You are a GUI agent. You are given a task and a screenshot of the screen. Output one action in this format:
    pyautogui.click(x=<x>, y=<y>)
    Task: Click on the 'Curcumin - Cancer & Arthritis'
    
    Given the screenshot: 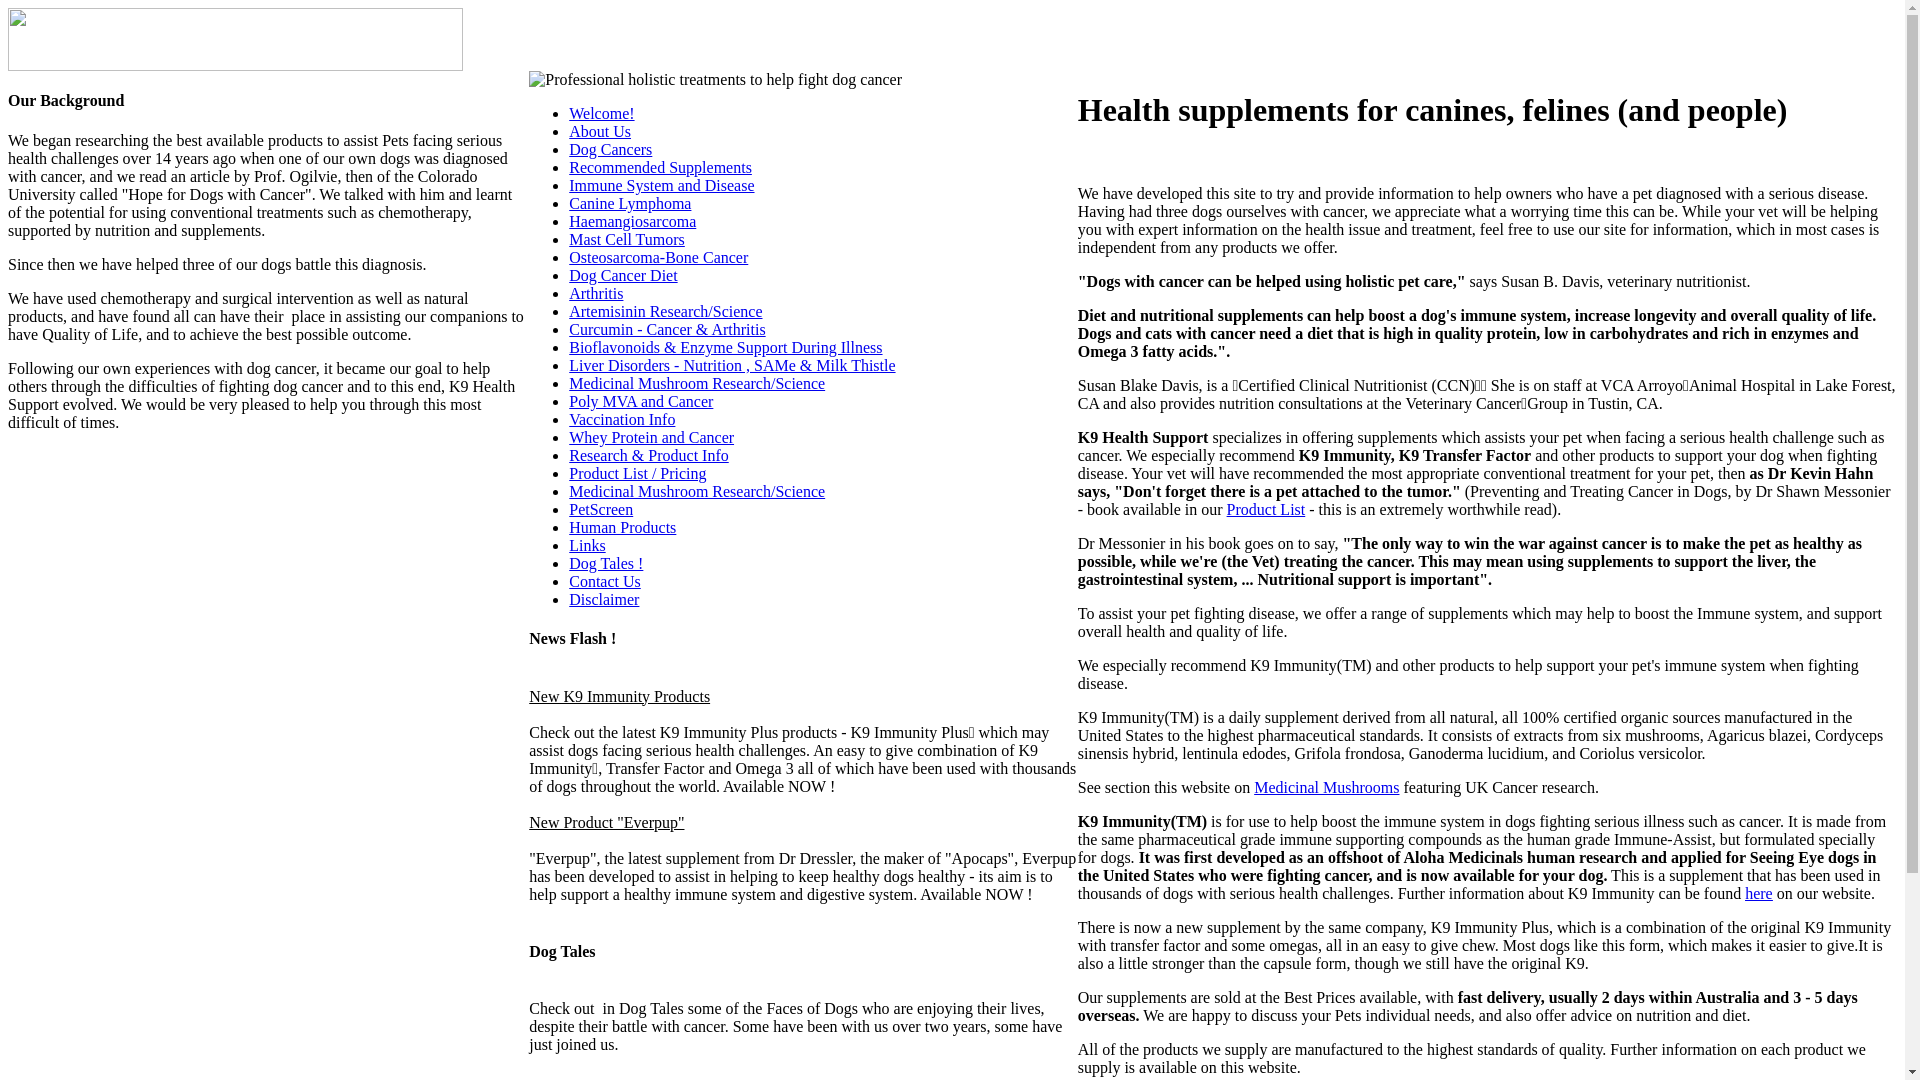 What is the action you would take?
    pyautogui.click(x=568, y=328)
    